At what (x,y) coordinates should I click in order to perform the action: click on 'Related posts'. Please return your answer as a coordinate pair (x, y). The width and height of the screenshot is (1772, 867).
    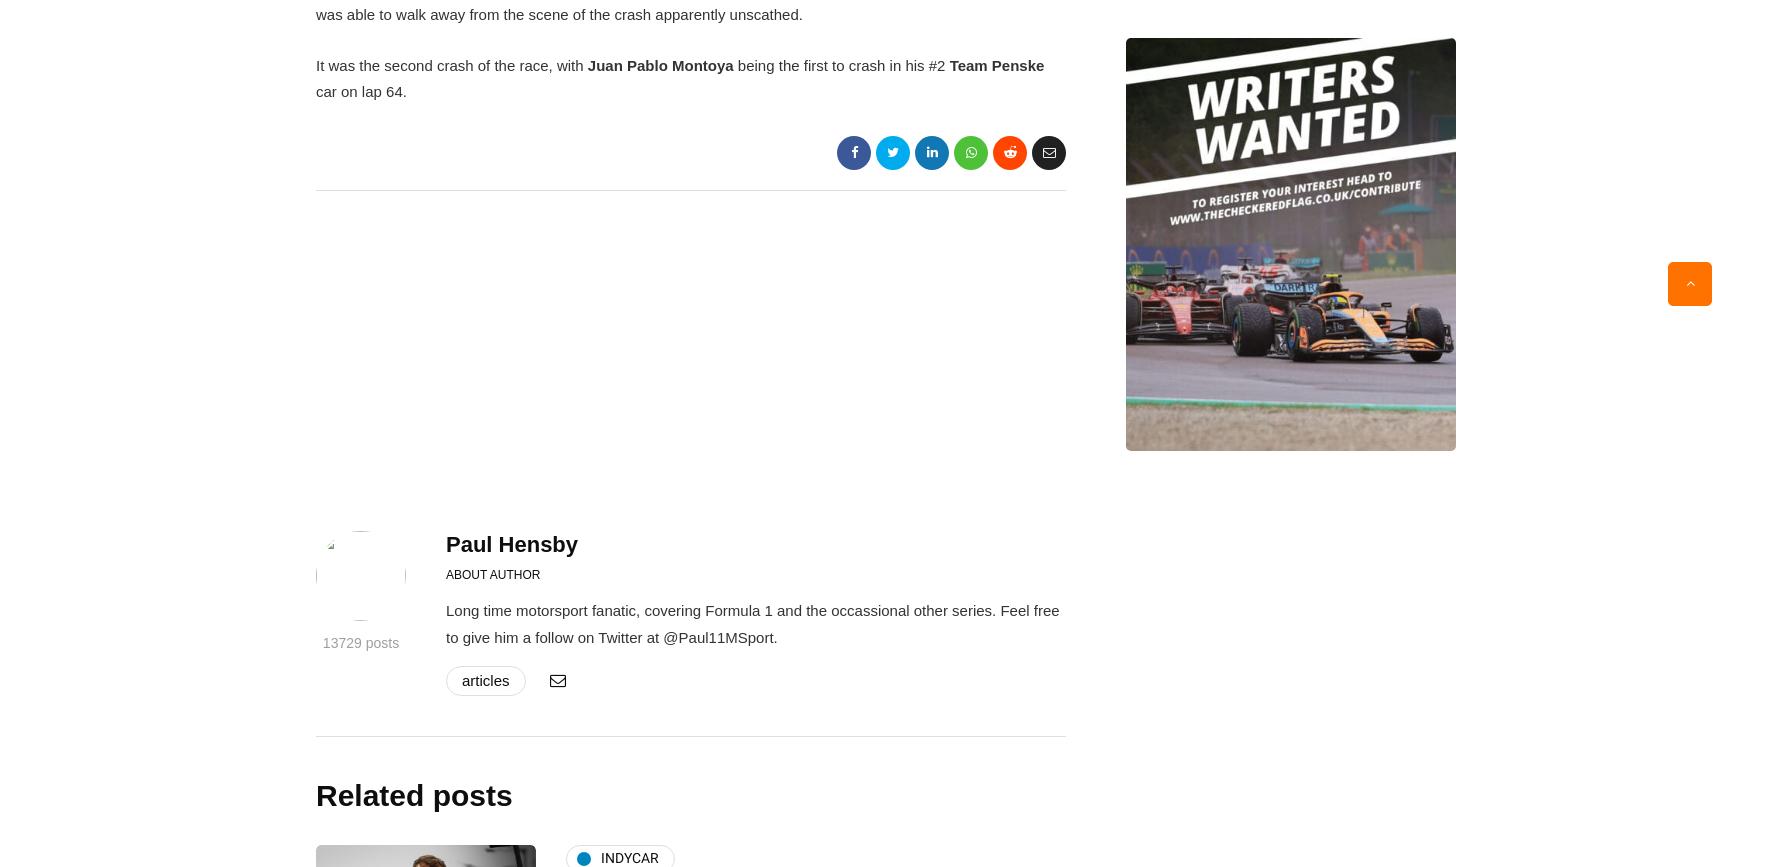
    Looking at the image, I should click on (413, 794).